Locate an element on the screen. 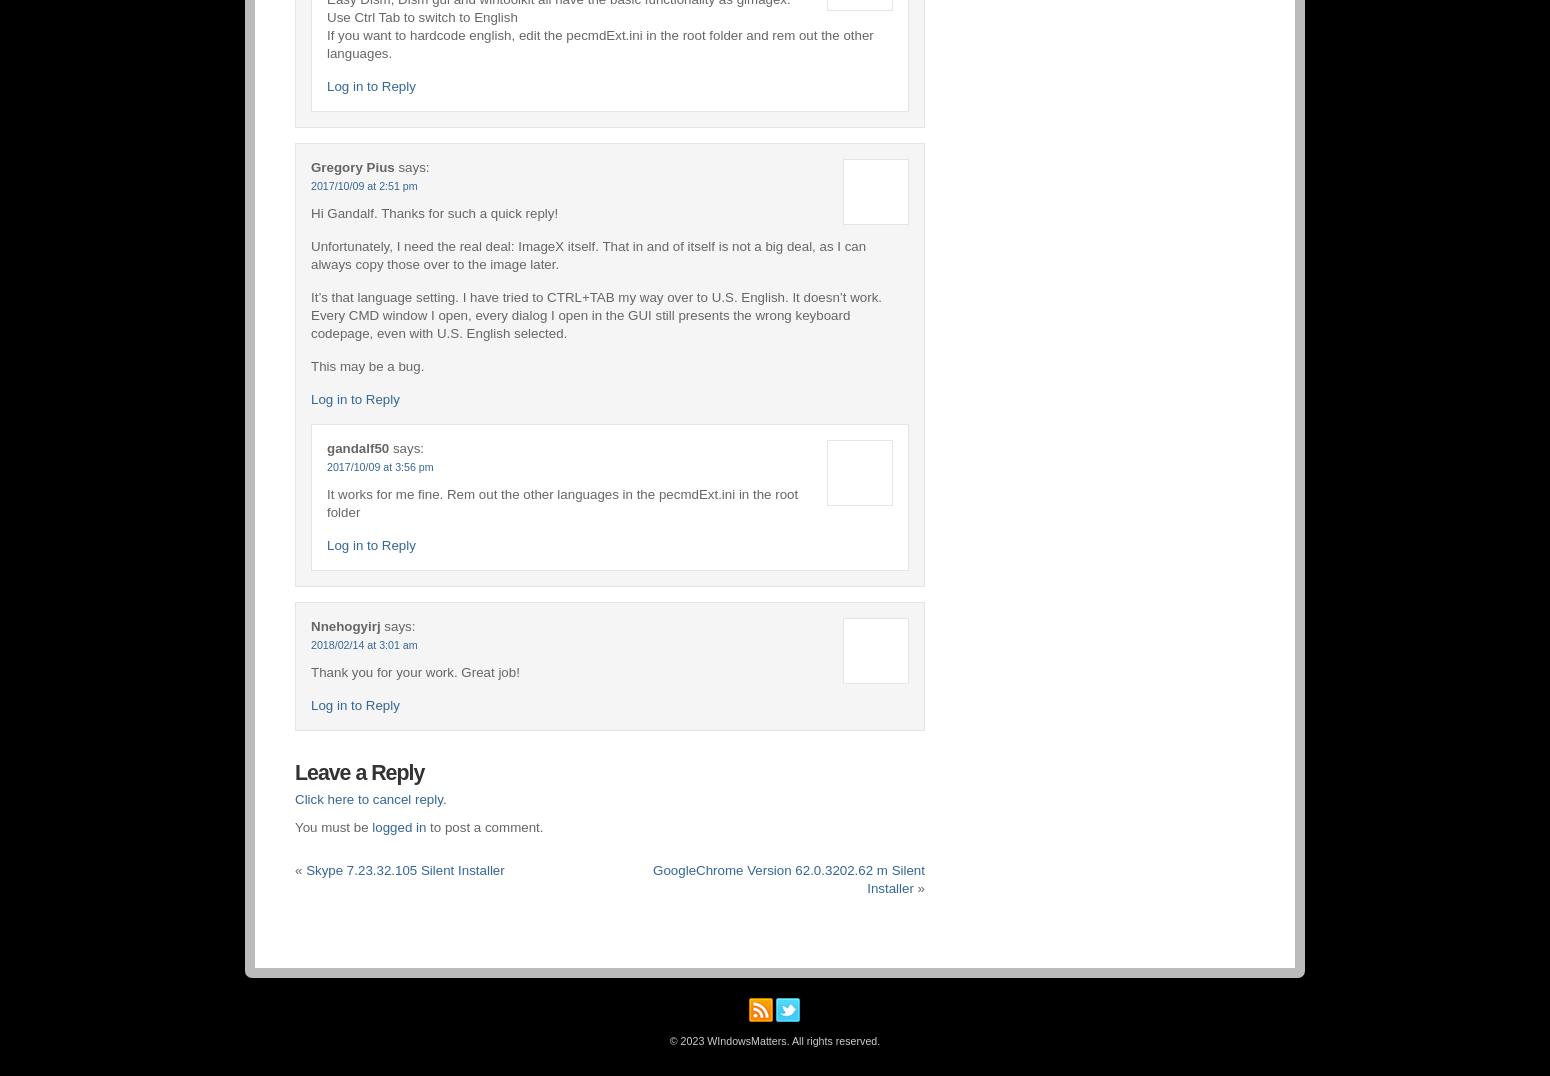 This screenshot has width=1550, height=1076. 'Nnehogyirj' is located at coordinates (344, 625).